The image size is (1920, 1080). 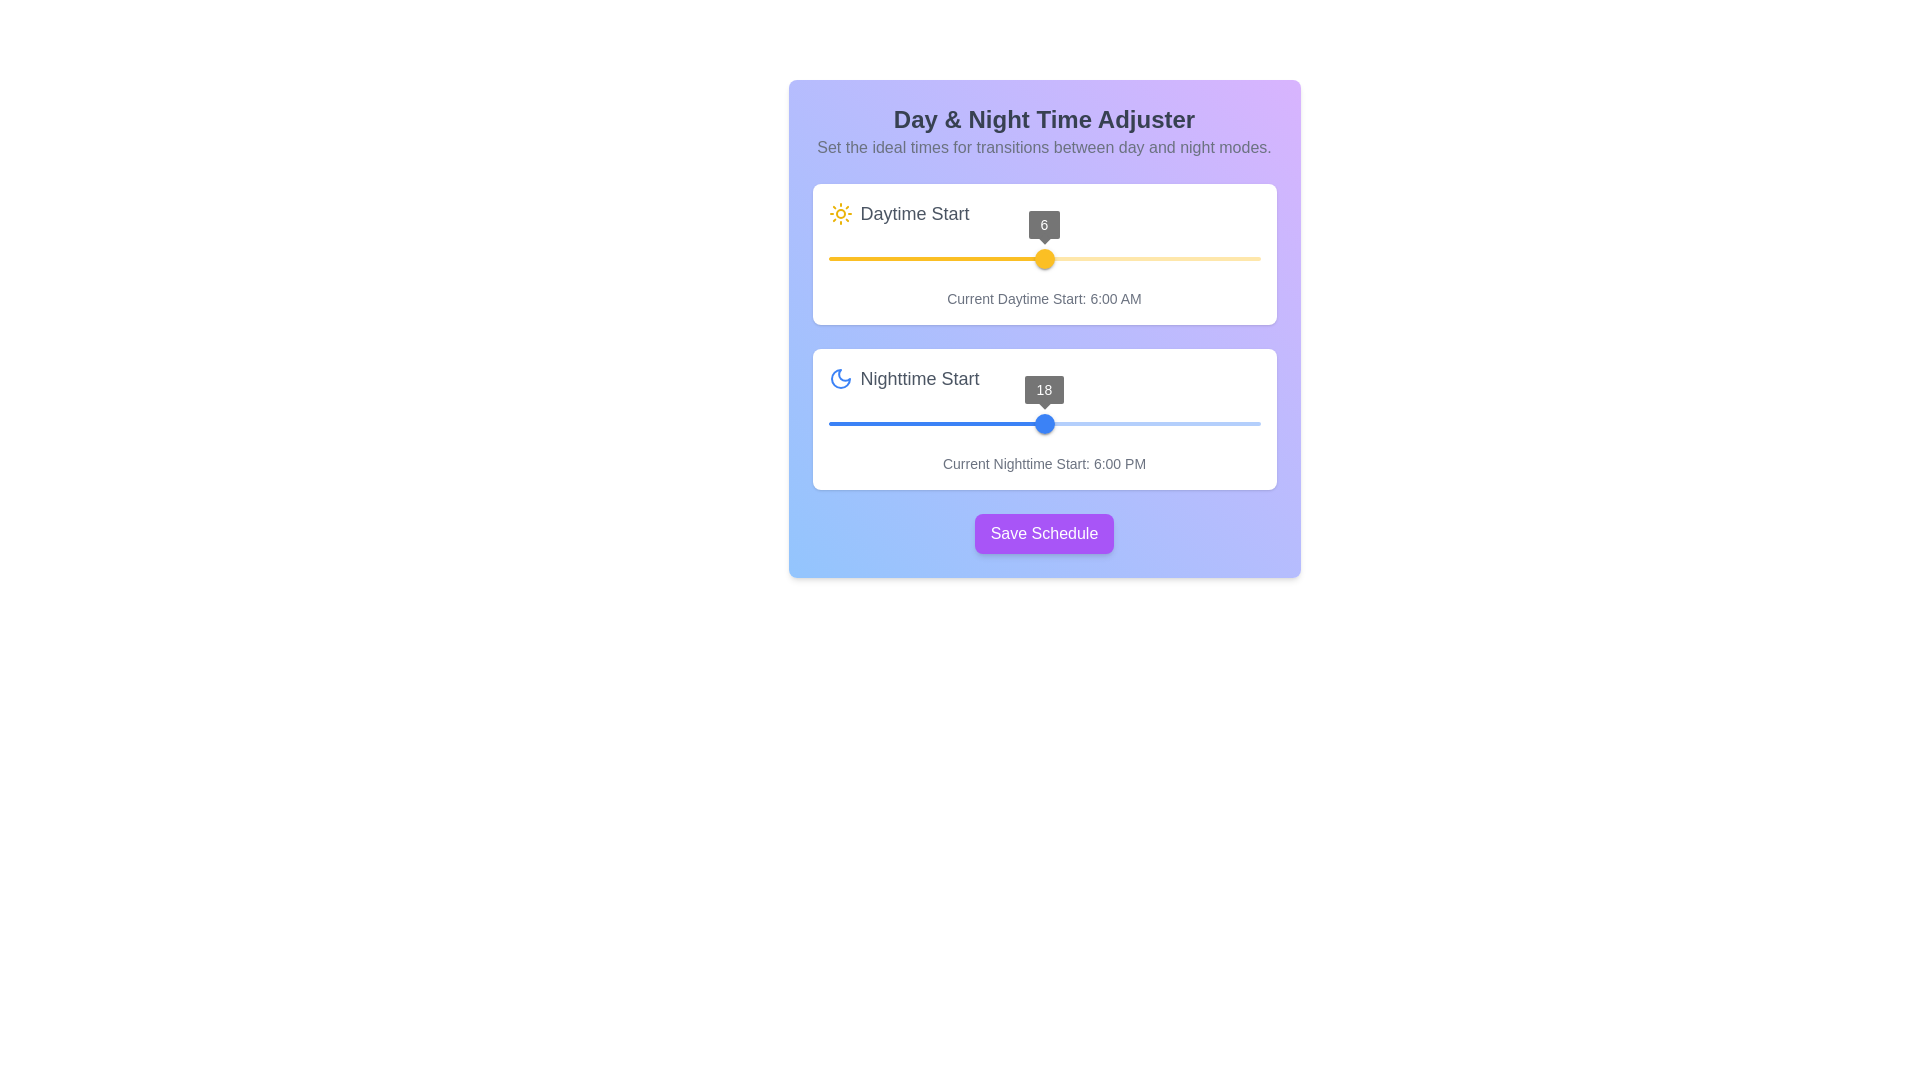 I want to click on the daytime start, so click(x=846, y=257).